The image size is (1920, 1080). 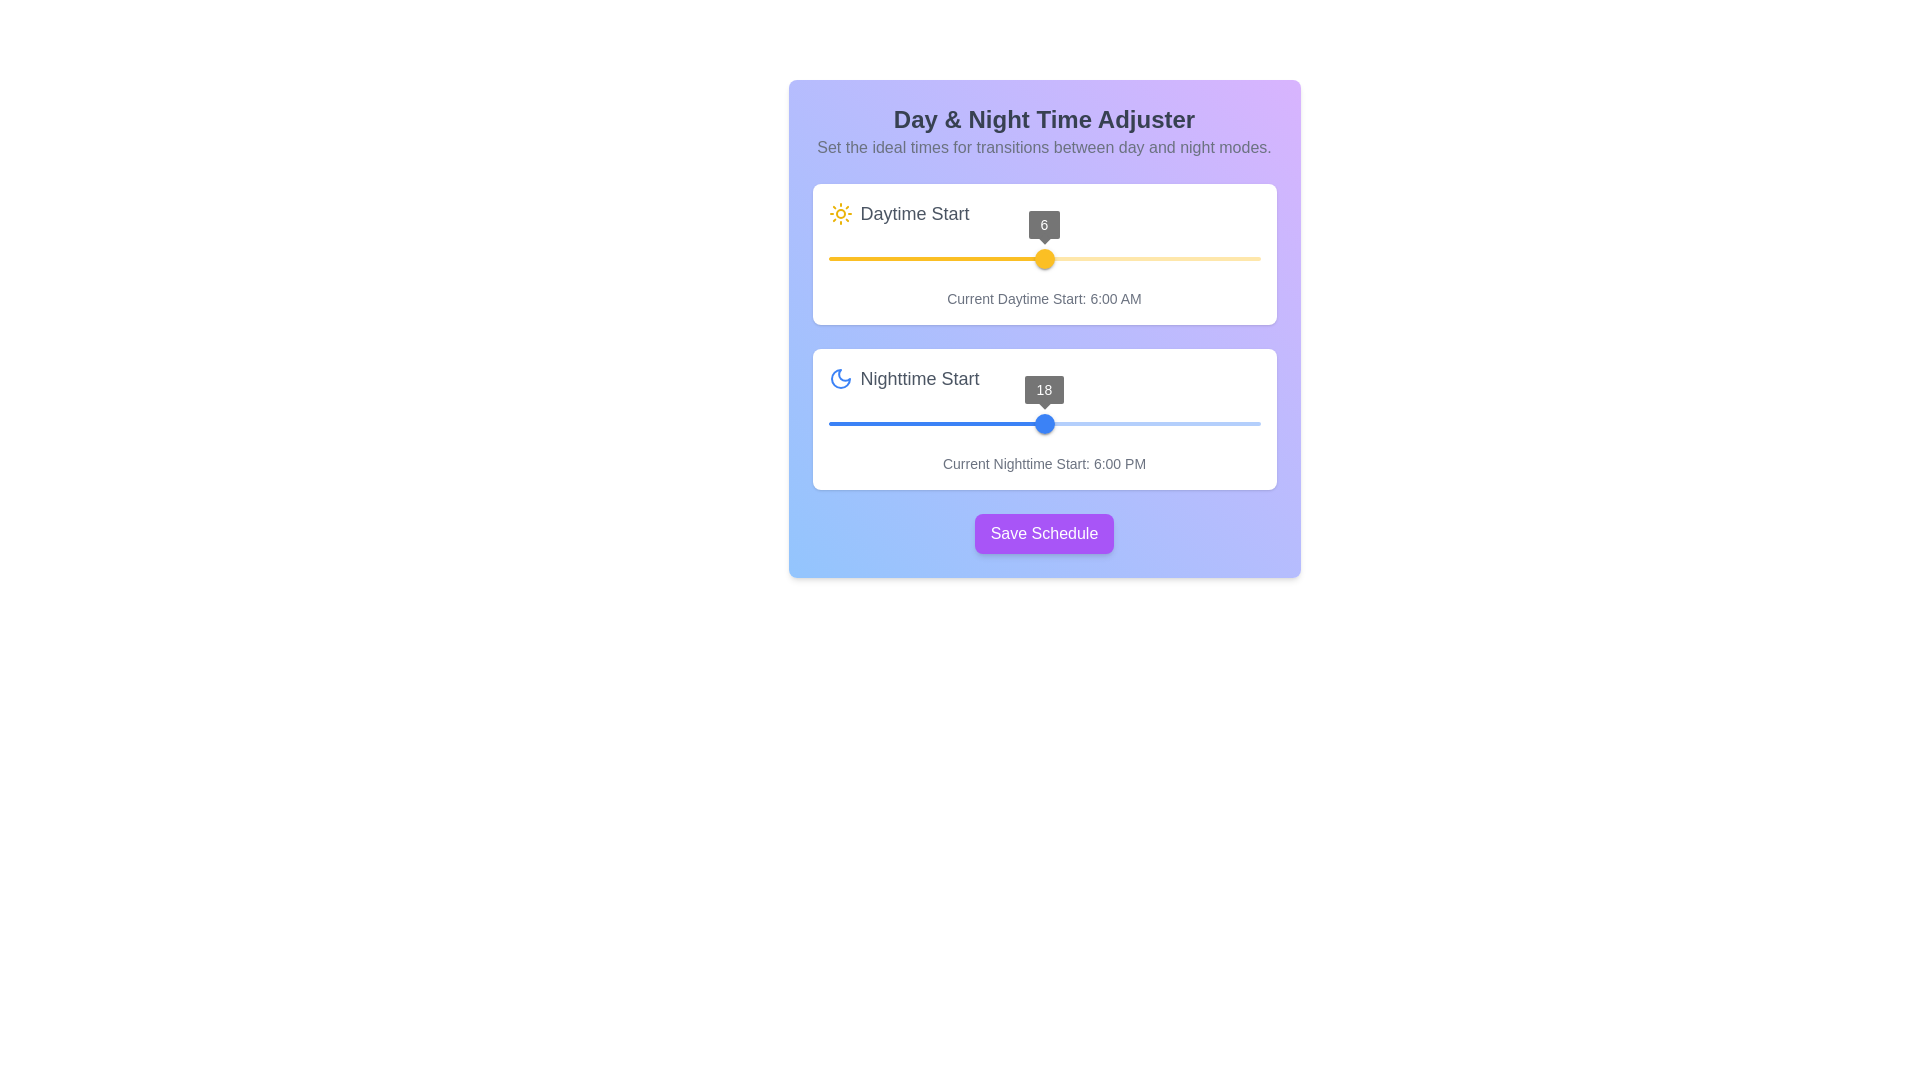 I want to click on the daytime start, so click(x=846, y=257).